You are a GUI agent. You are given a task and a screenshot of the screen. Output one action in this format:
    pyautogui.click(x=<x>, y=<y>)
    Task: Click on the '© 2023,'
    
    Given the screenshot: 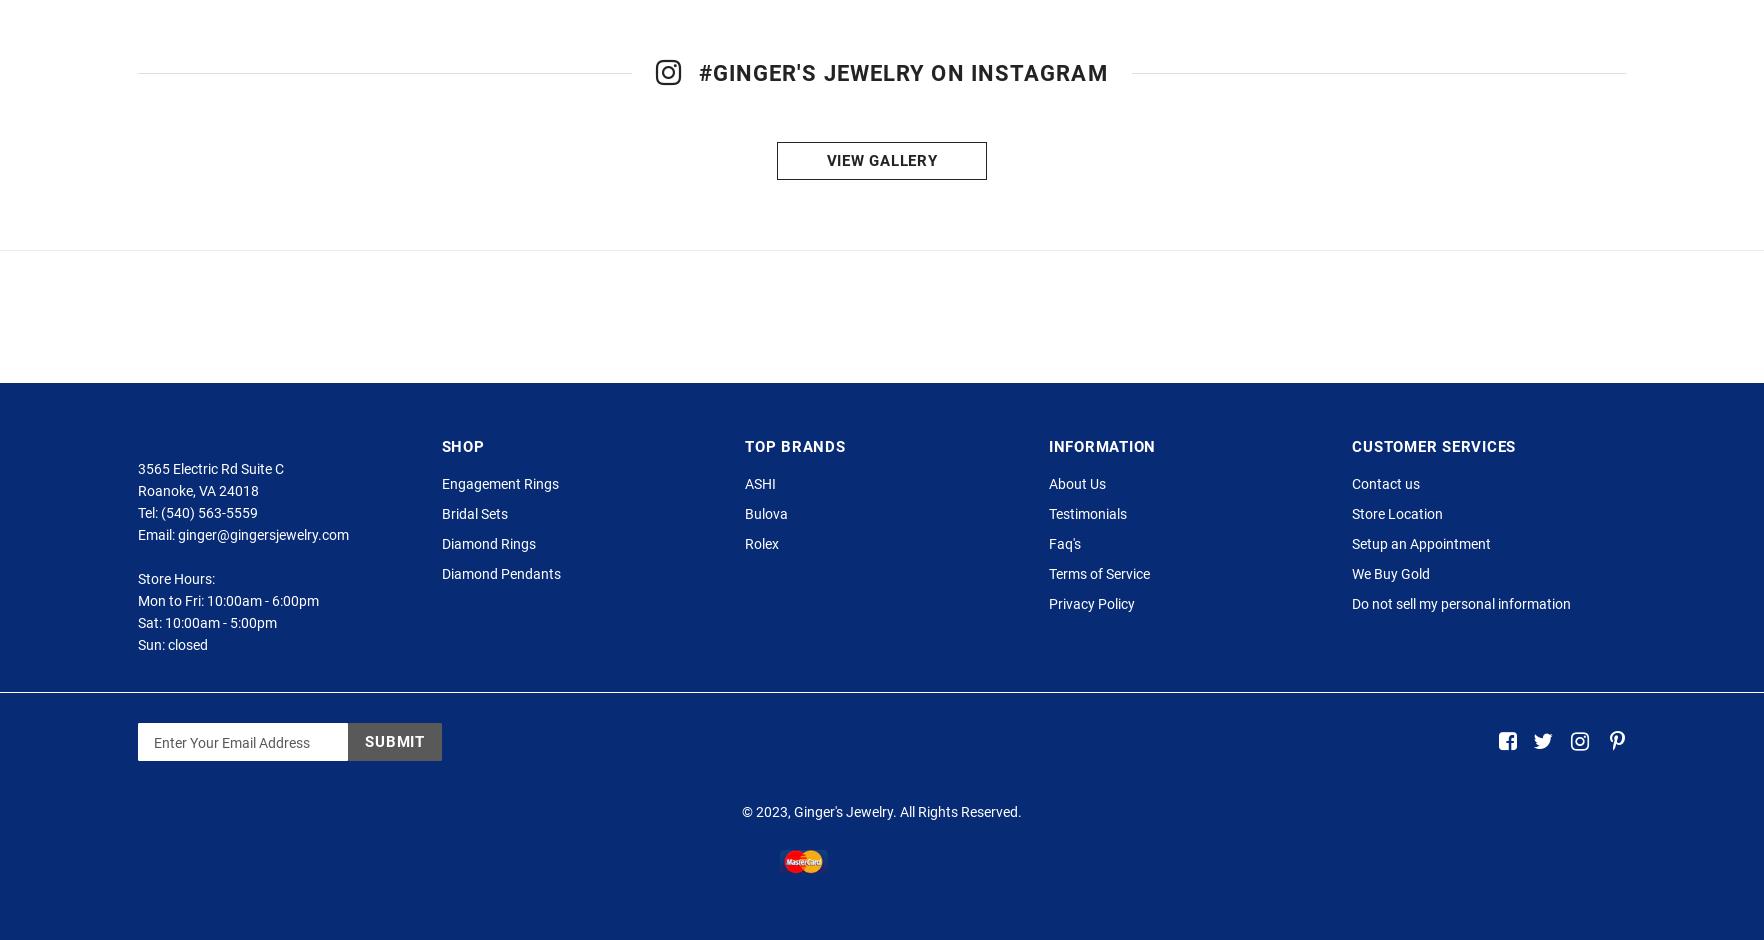 What is the action you would take?
    pyautogui.click(x=768, y=897)
    